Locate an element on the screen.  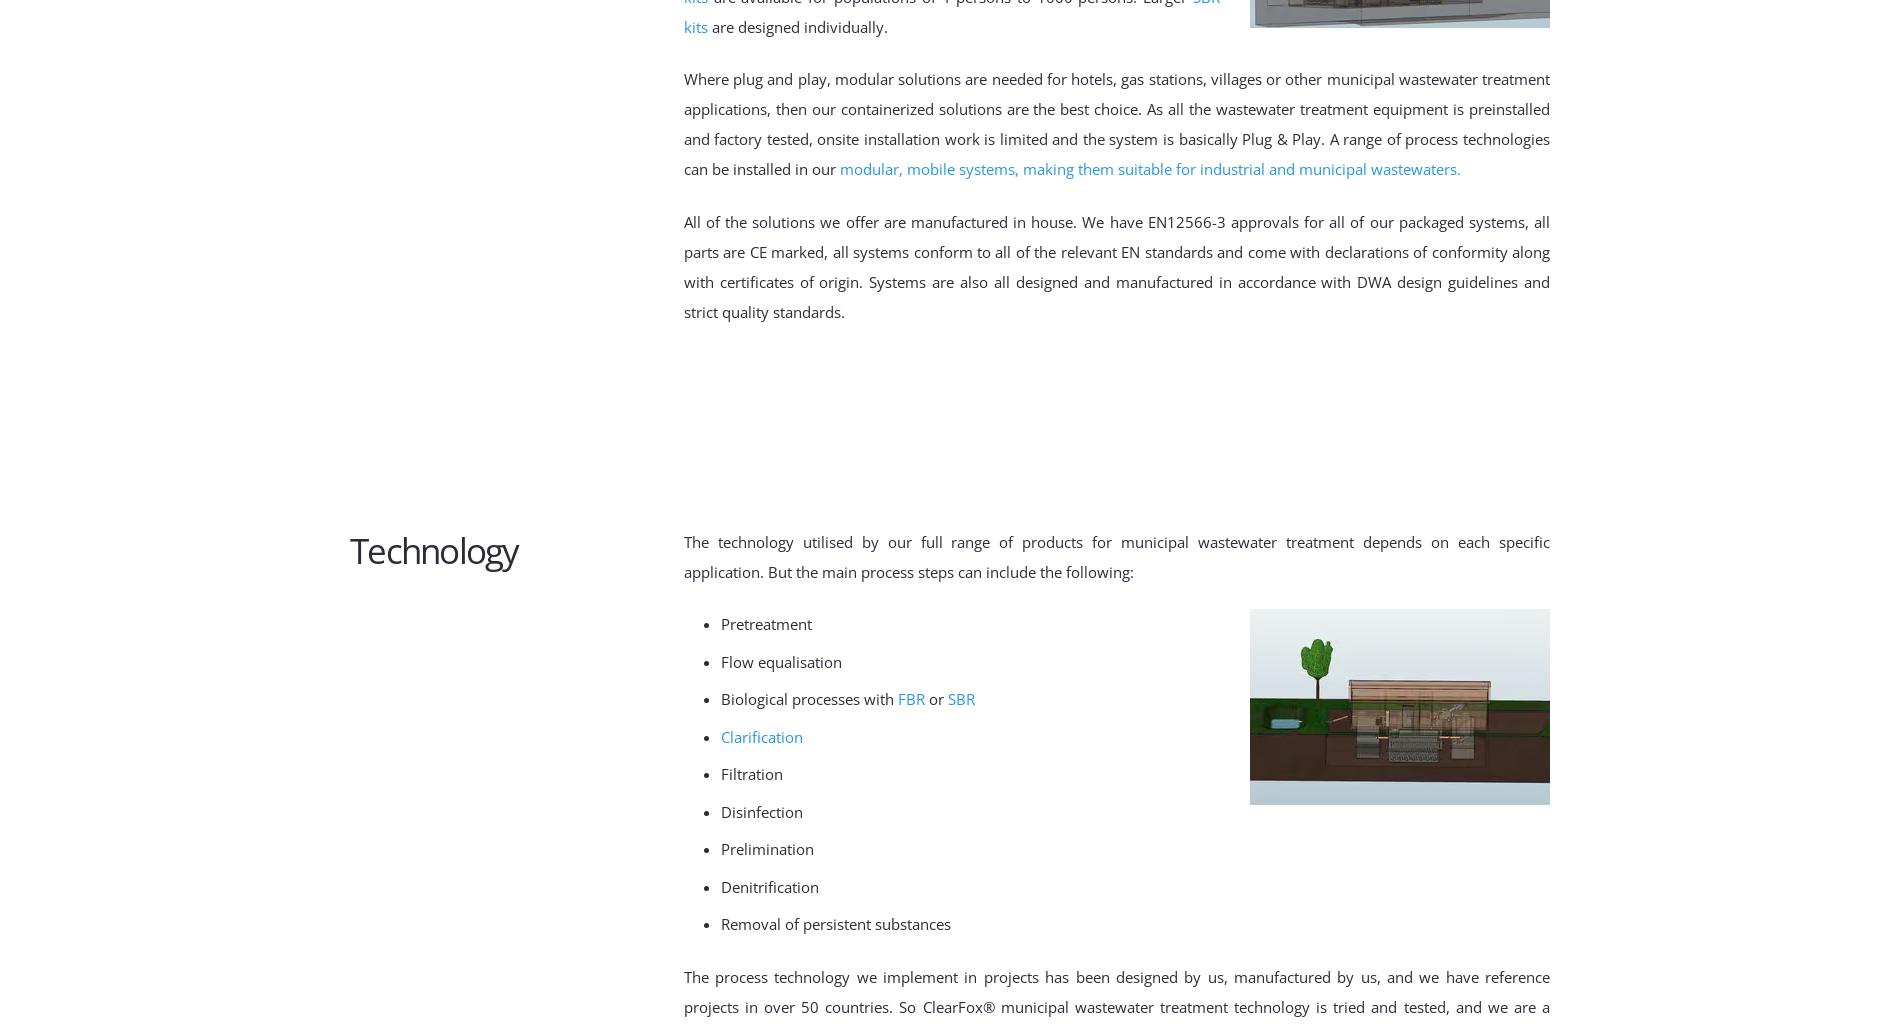
'Disinfection' is located at coordinates (761, 809).